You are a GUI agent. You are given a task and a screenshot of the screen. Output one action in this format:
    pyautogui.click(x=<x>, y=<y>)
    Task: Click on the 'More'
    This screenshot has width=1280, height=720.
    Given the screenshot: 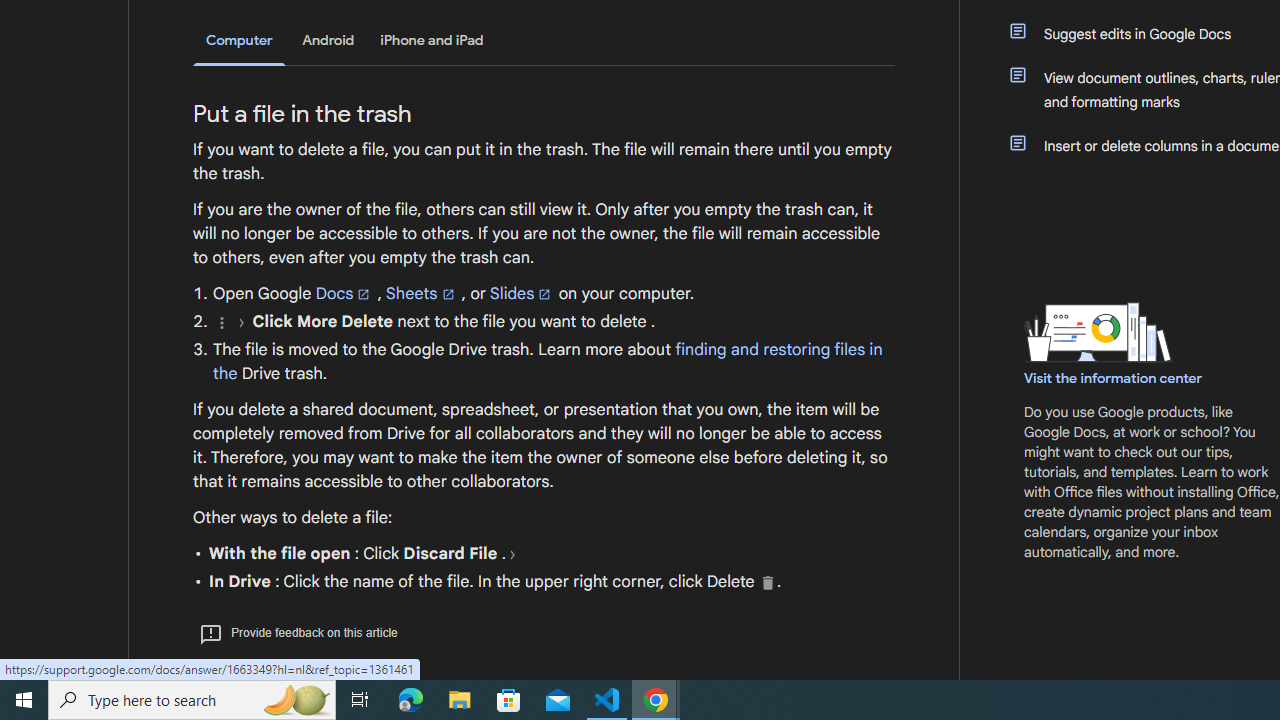 What is the action you would take?
    pyautogui.click(x=221, y=321)
    